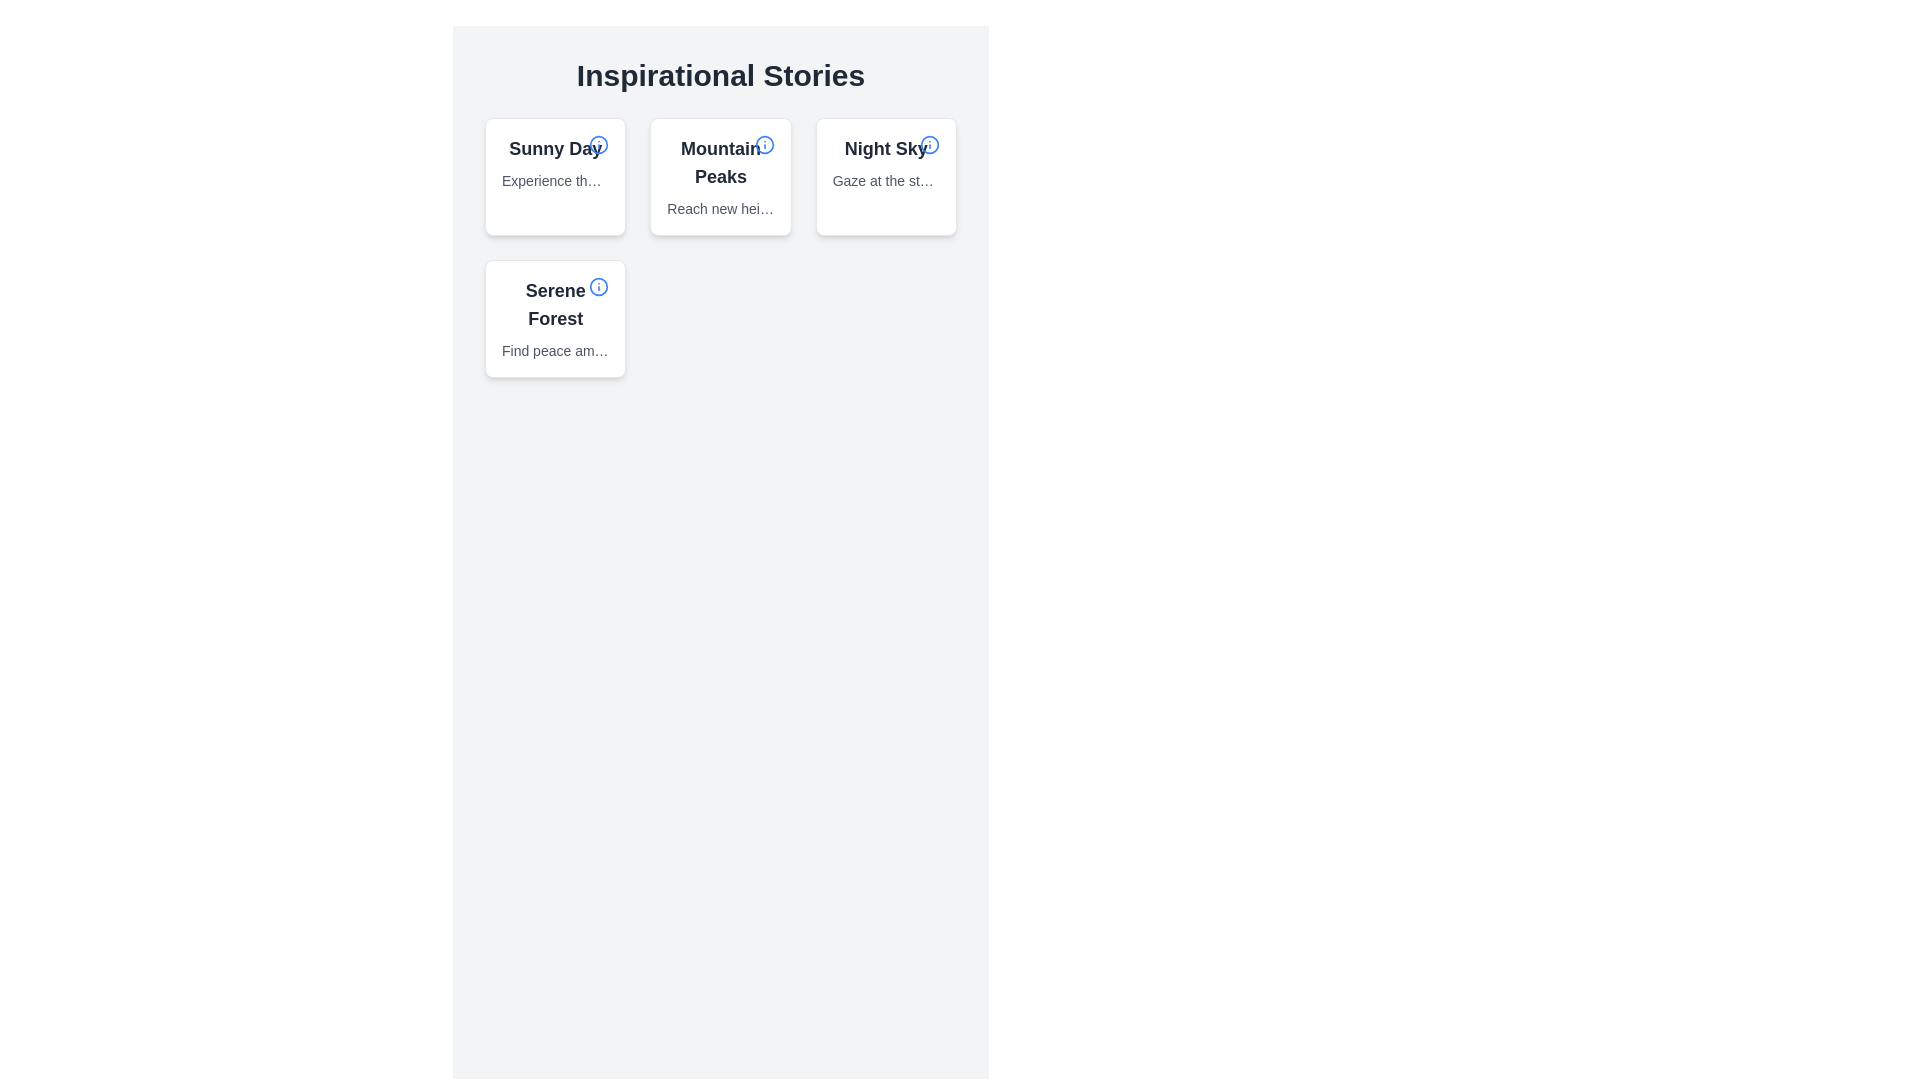 Image resolution: width=1920 pixels, height=1080 pixels. Describe the element at coordinates (555, 161) in the screenshot. I see `the first card component in the grid layout under the heading 'Inspirational Stories'` at that location.